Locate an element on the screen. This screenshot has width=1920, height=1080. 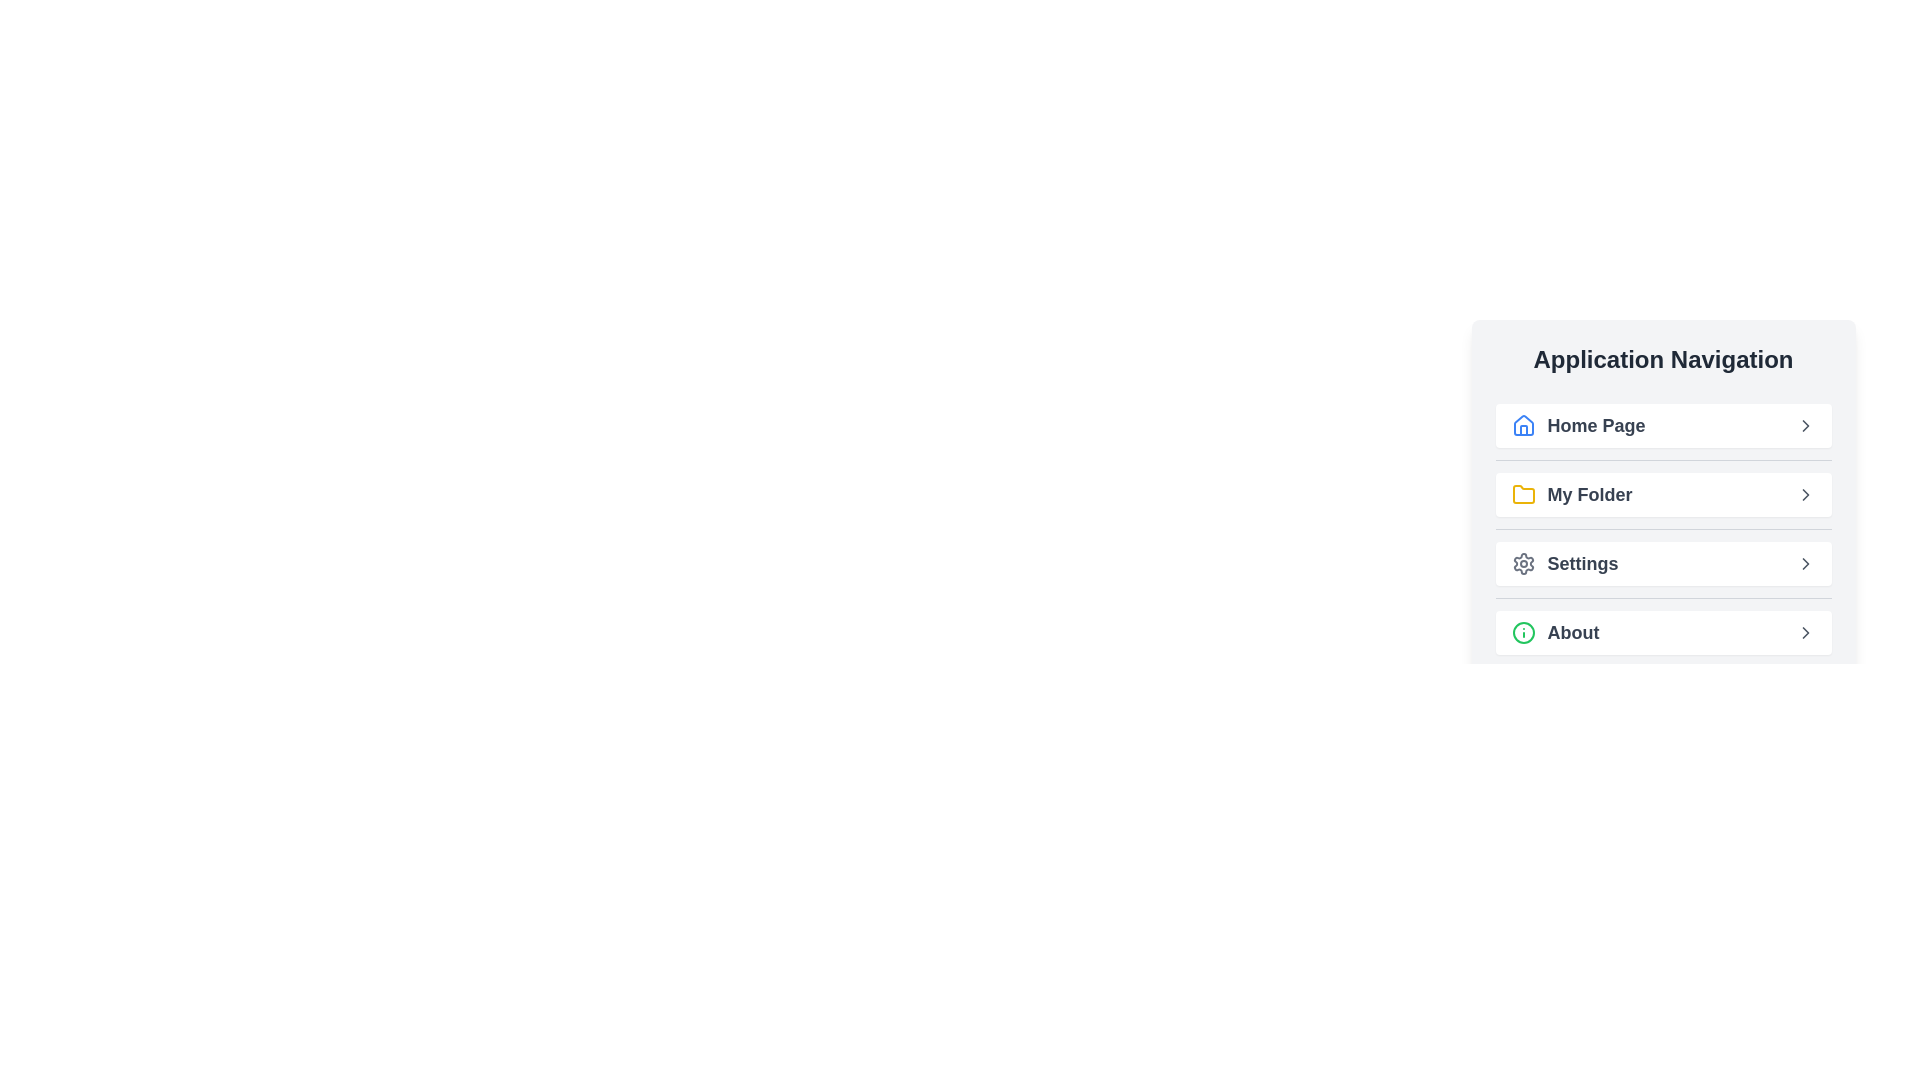
the 'Home Page' text label in the navigation menu, which is displayed in bold, dark font and positioned to the right of a blue house-shaped icon is located at coordinates (1595, 424).